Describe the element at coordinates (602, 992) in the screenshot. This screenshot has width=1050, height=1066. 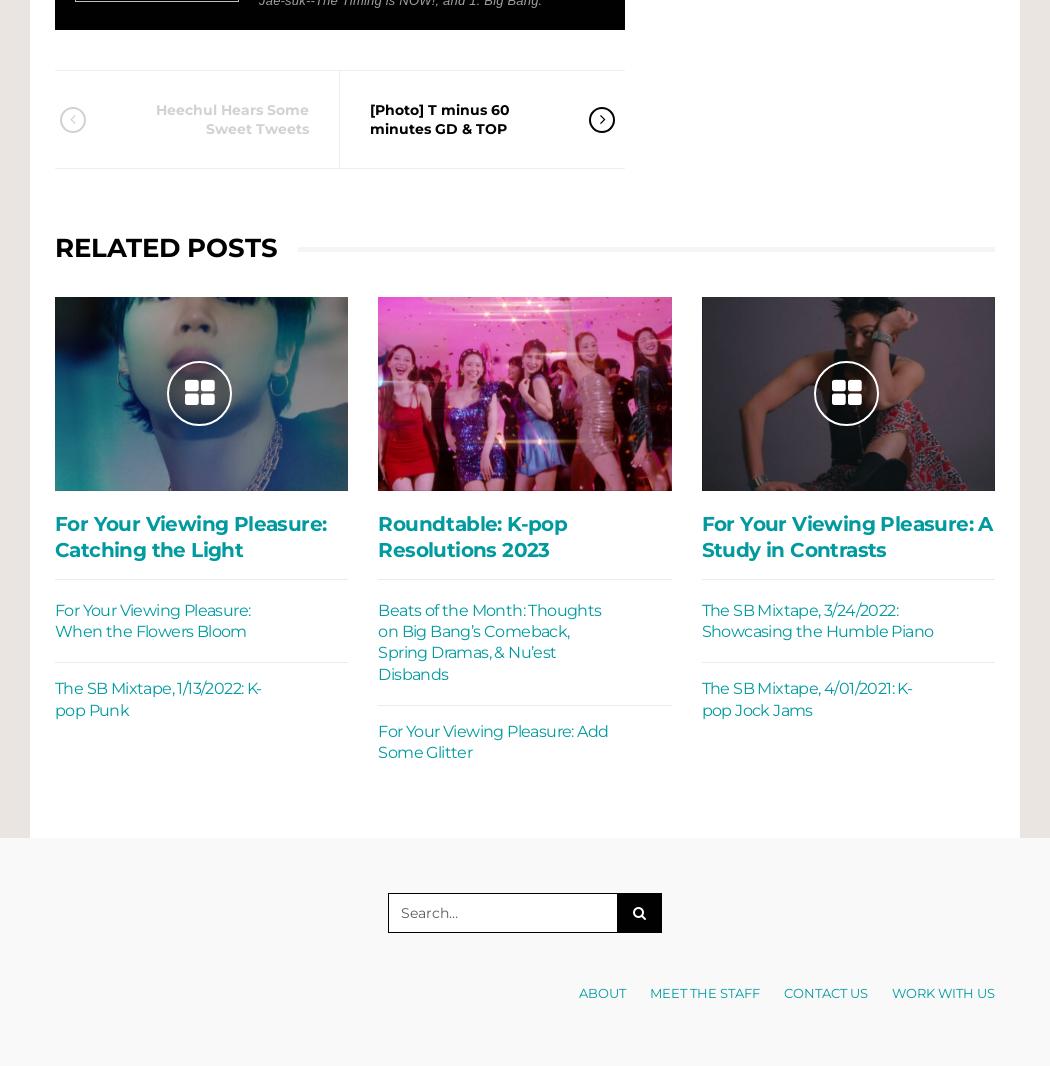
I see `'About'` at that location.